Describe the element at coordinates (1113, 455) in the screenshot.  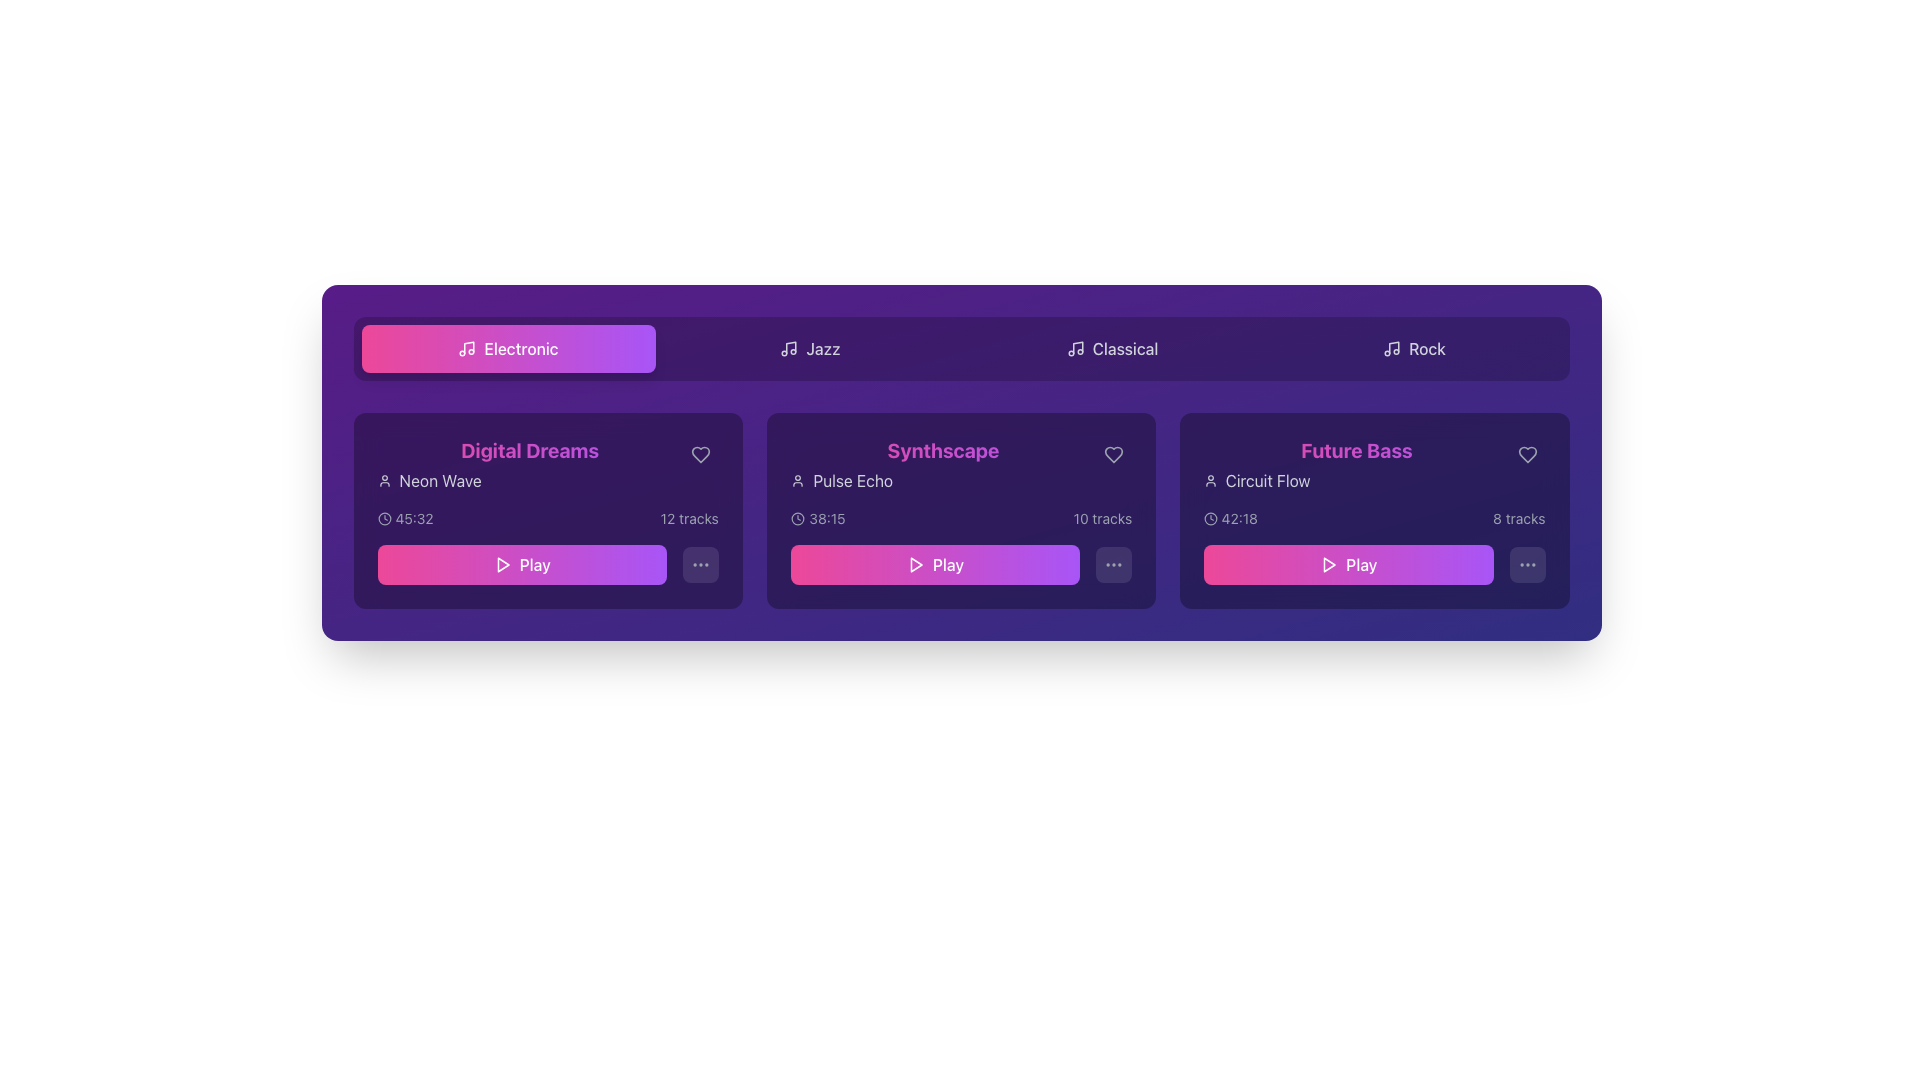
I see `the 'favorite' or 'like' button located in the top-right section of the card labeled 'Synthscape', which is directly above the subtitle 'Pulse Echo'` at that location.